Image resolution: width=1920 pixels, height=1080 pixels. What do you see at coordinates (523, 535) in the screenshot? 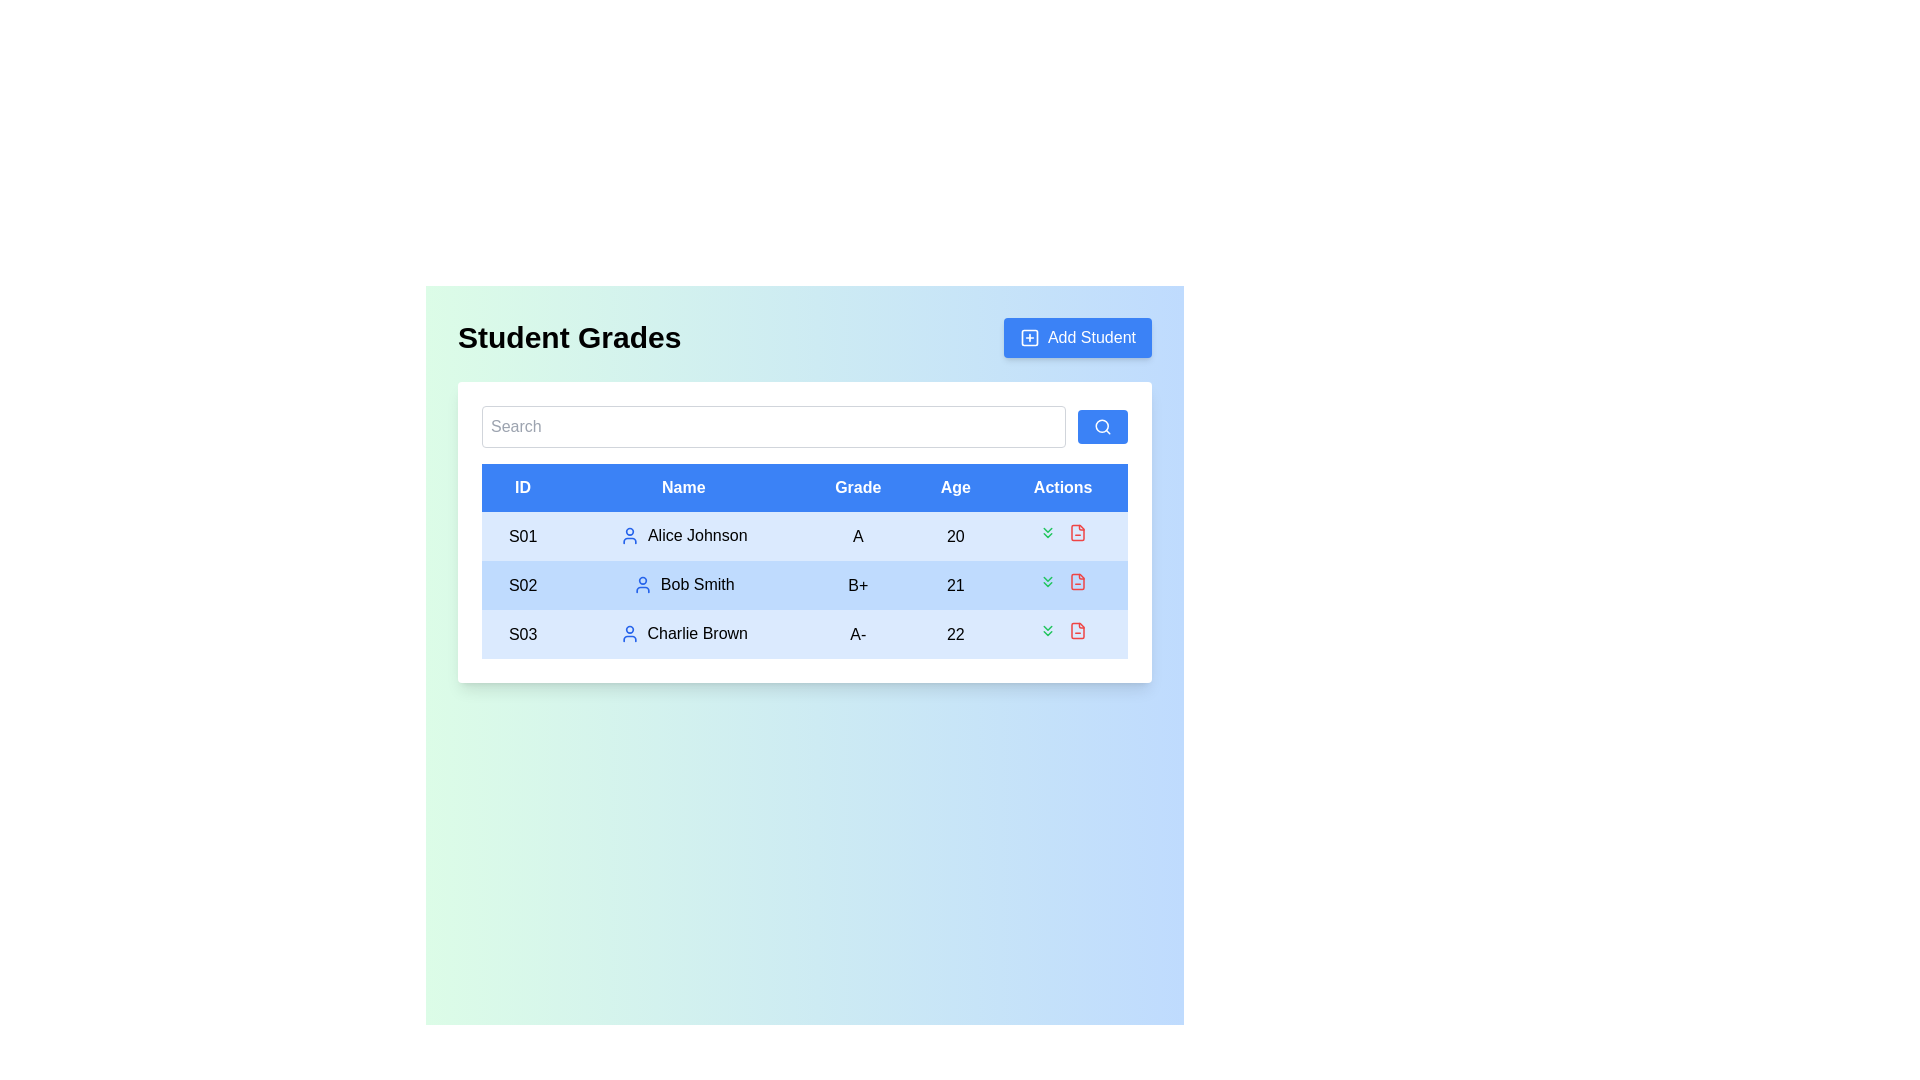
I see `the text label that represents the ID for the user 'Alice Johnson' in the table's 'ID' column` at bounding box center [523, 535].